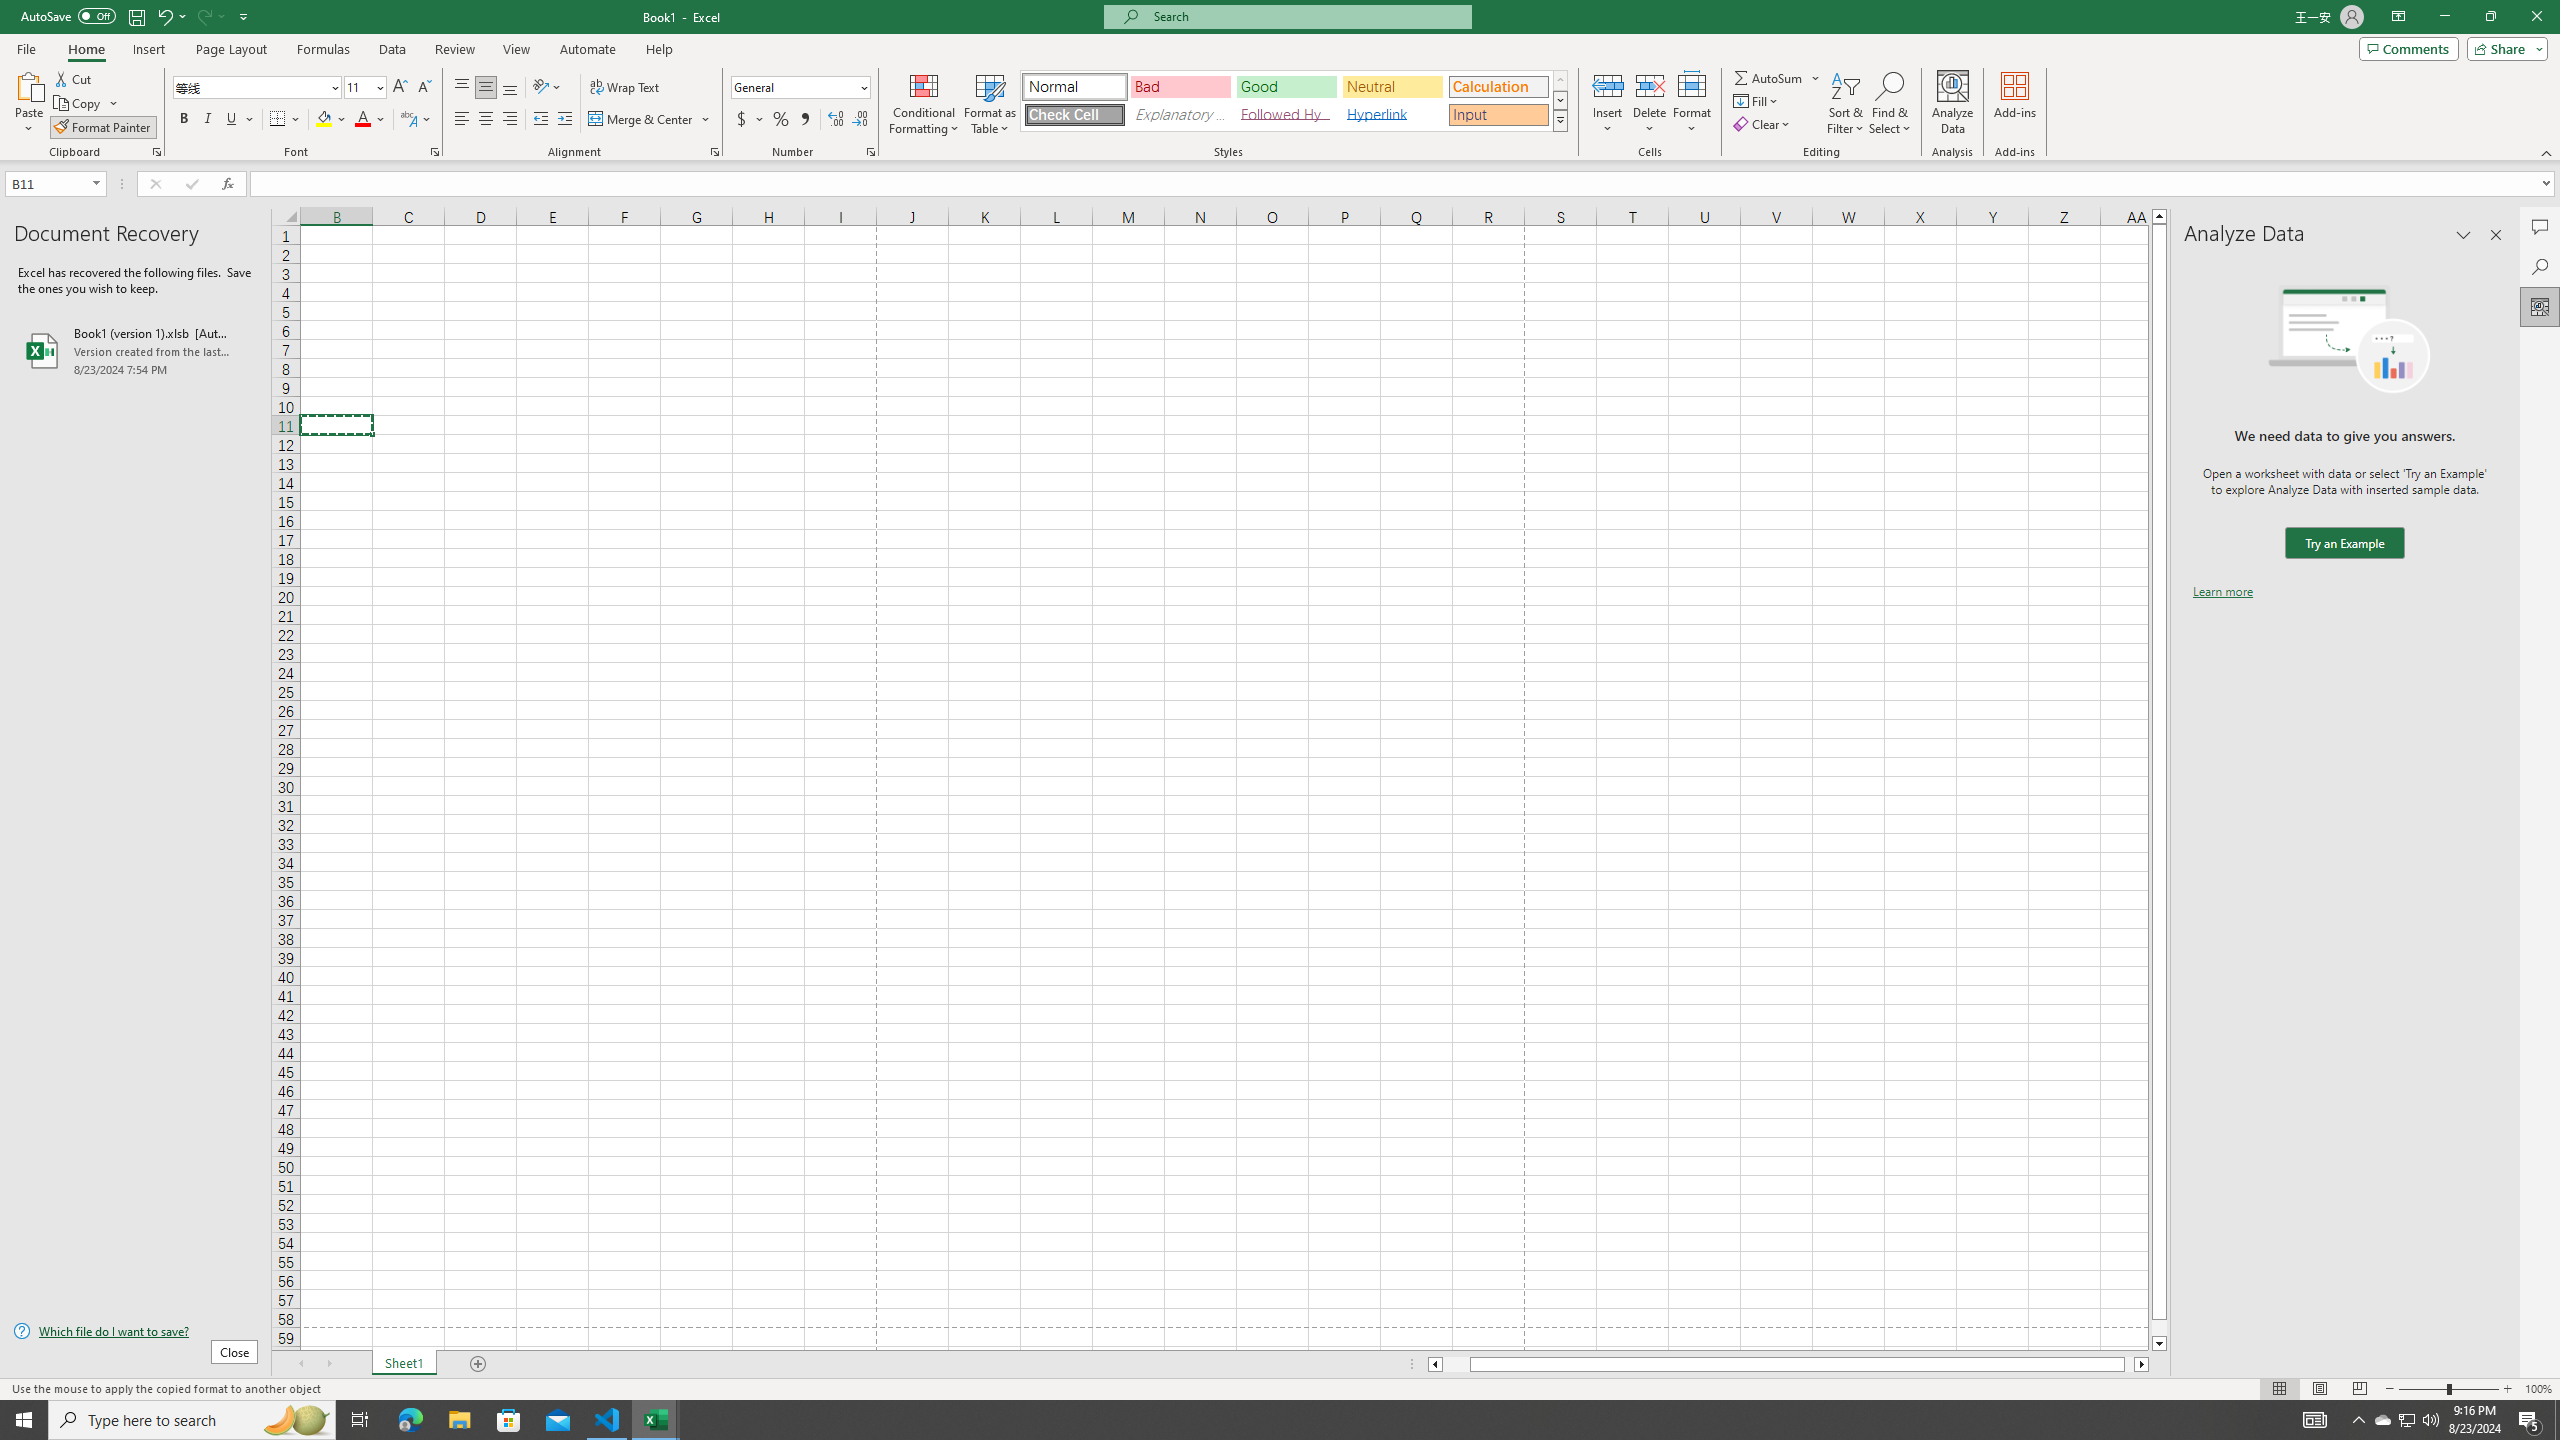 The width and height of the screenshot is (2560, 1440). Describe the element at coordinates (423, 87) in the screenshot. I see `'Decrease Font Size'` at that location.